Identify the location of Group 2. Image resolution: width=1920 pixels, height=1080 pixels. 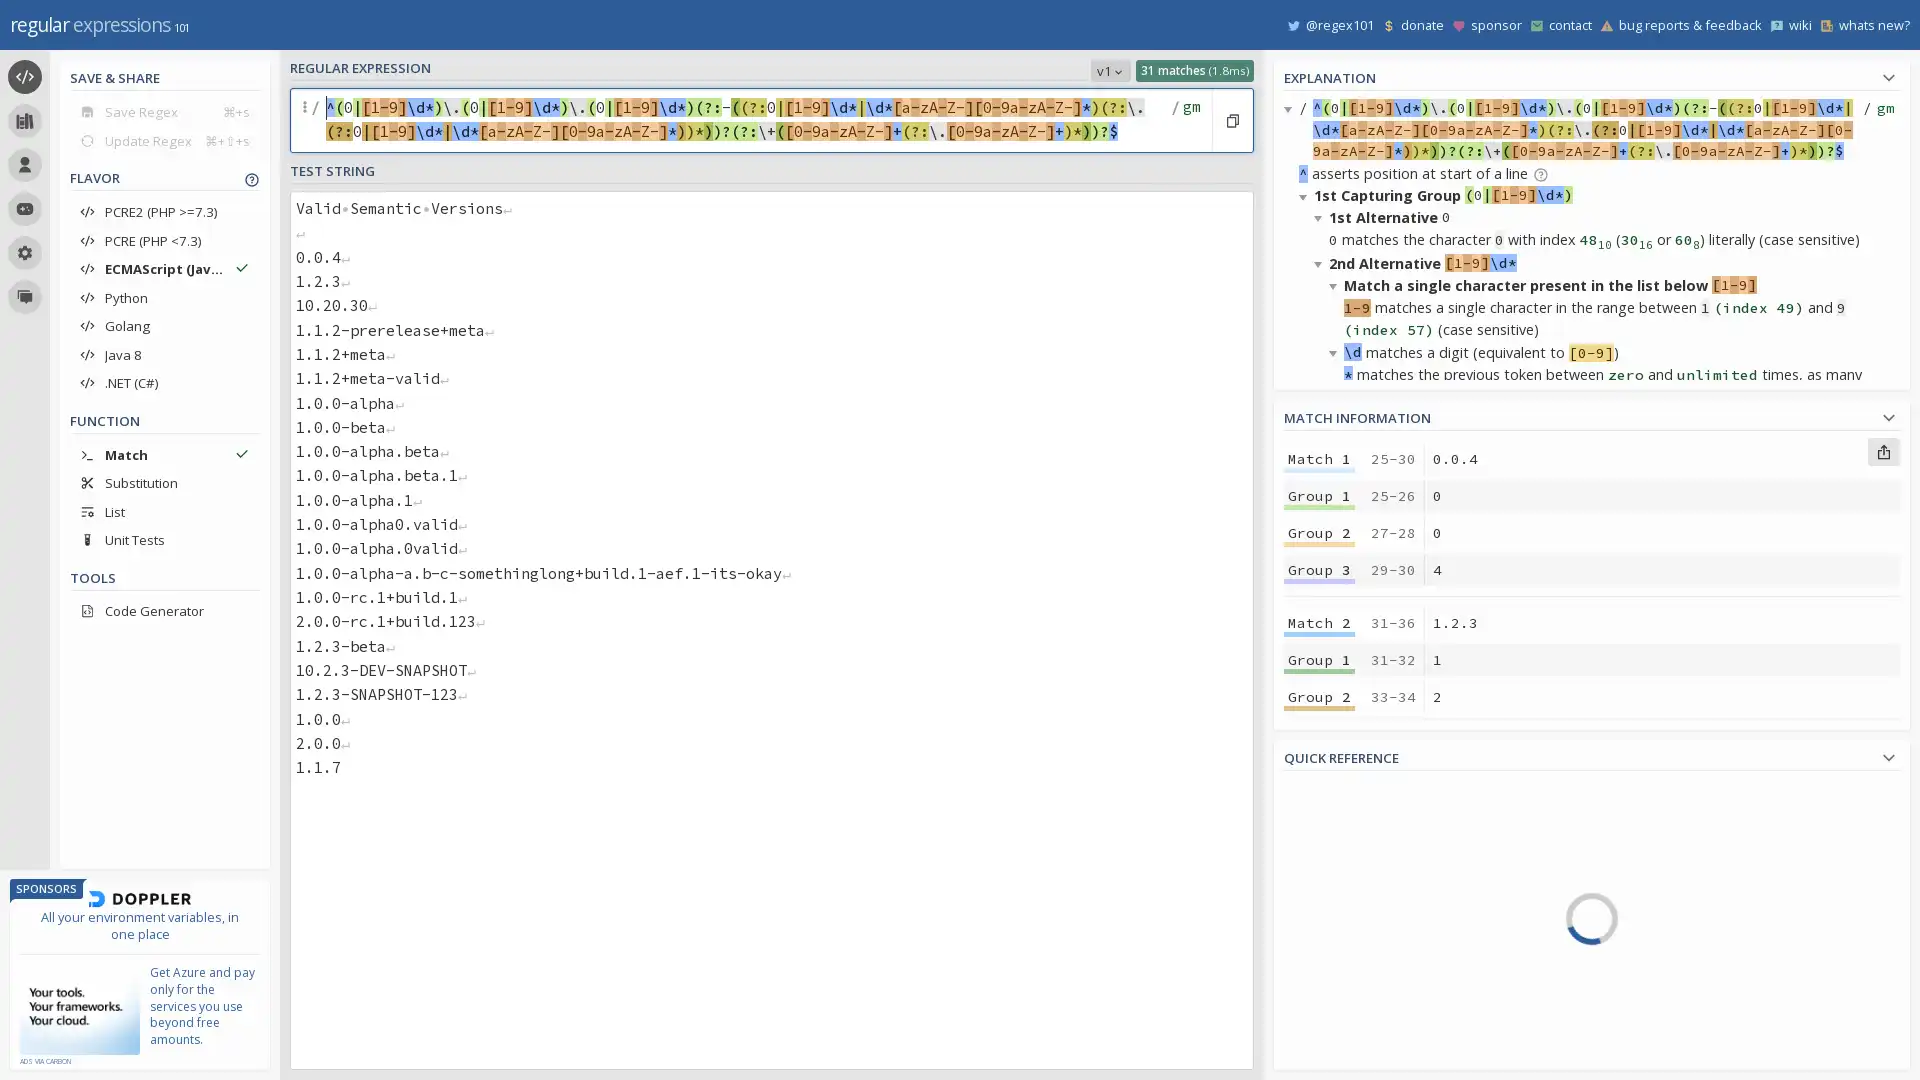
(1319, 696).